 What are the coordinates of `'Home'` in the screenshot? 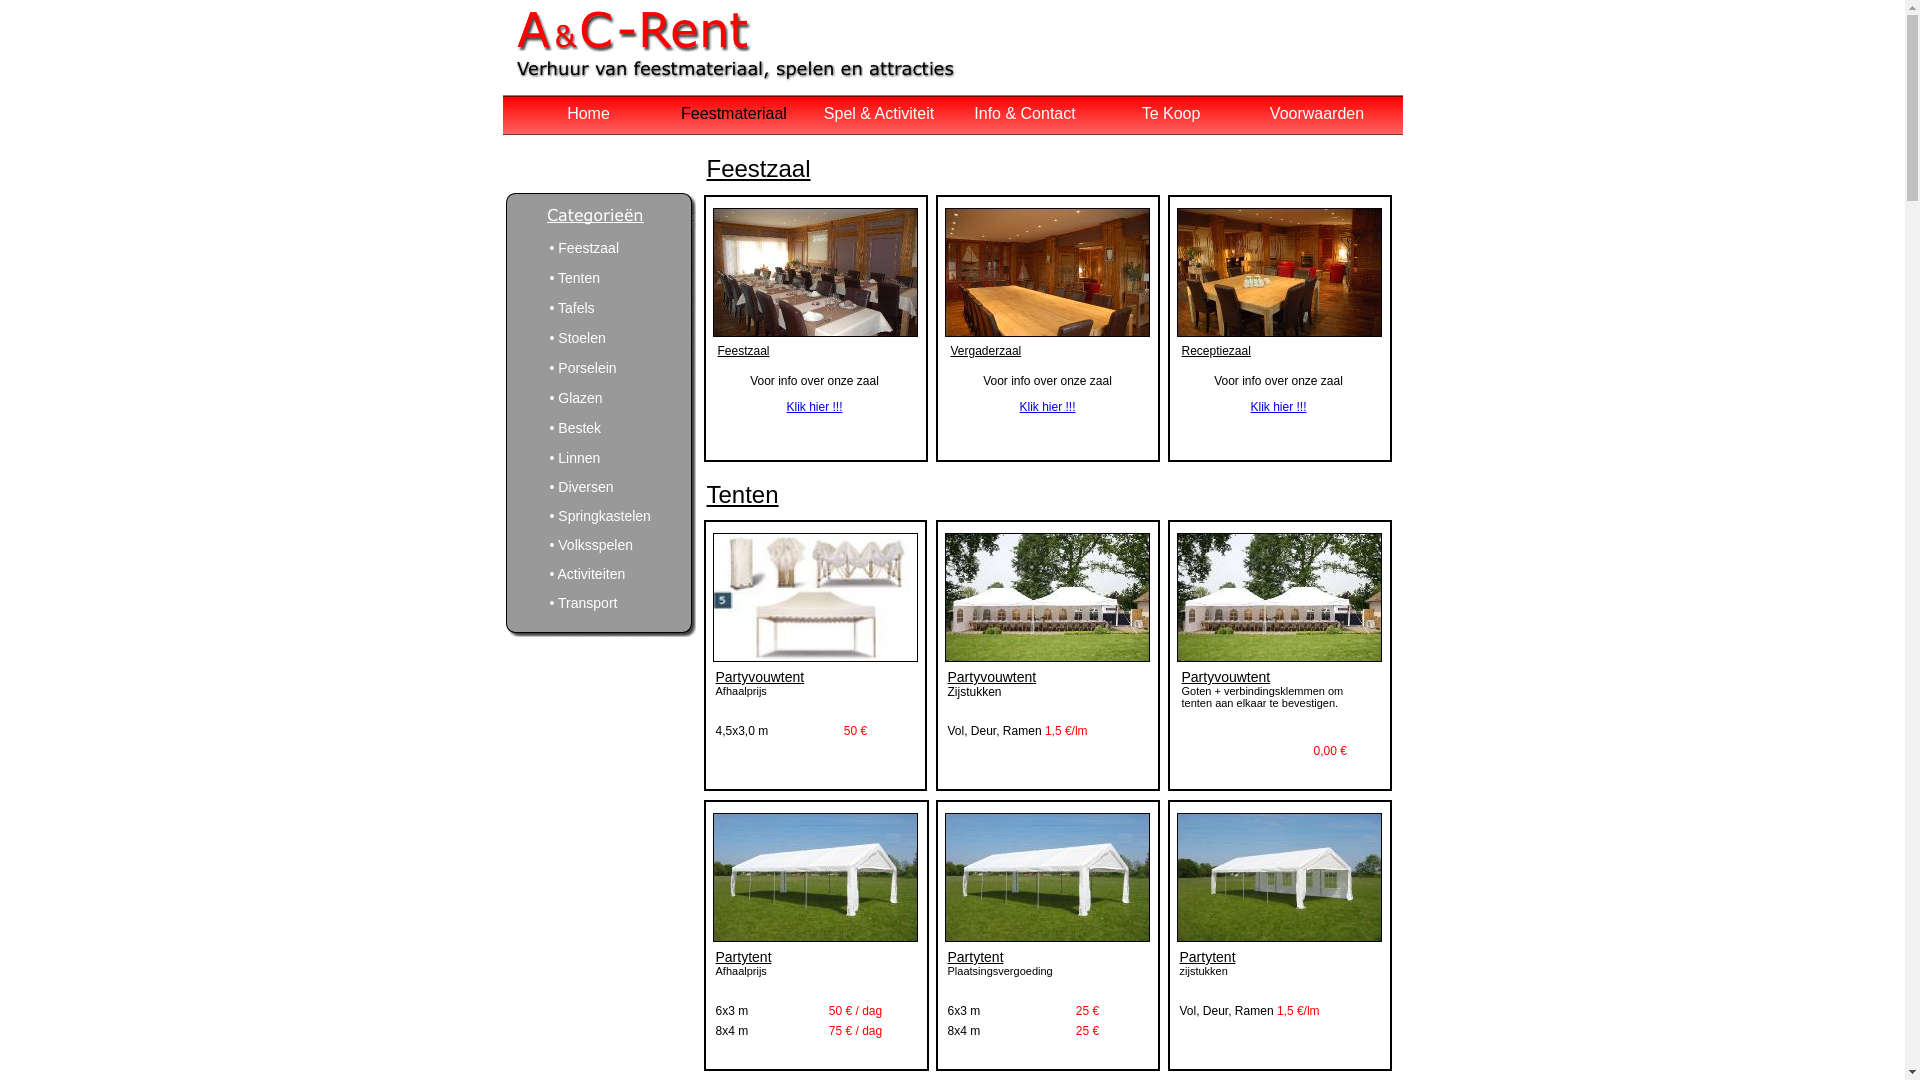 It's located at (565, 113).